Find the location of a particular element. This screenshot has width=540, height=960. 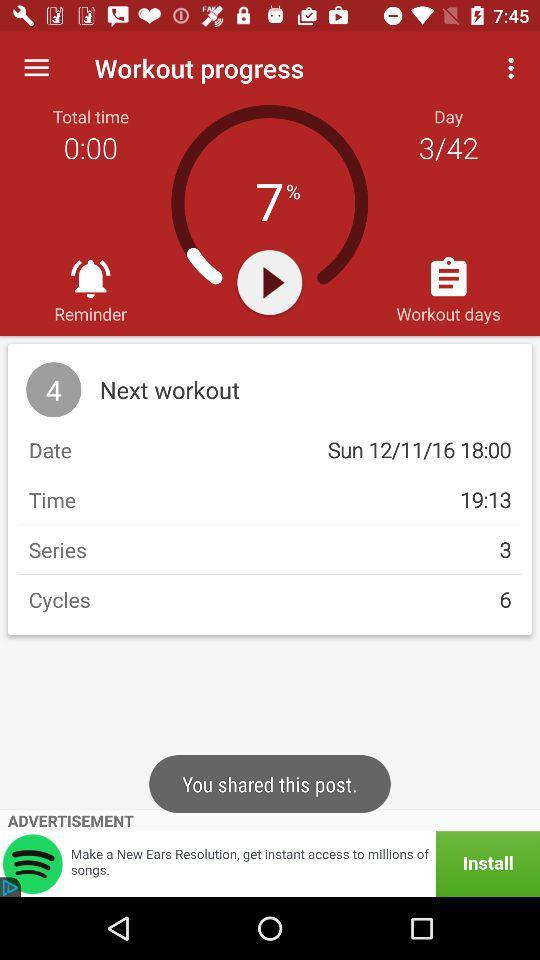

the item above total time item is located at coordinates (36, 68).